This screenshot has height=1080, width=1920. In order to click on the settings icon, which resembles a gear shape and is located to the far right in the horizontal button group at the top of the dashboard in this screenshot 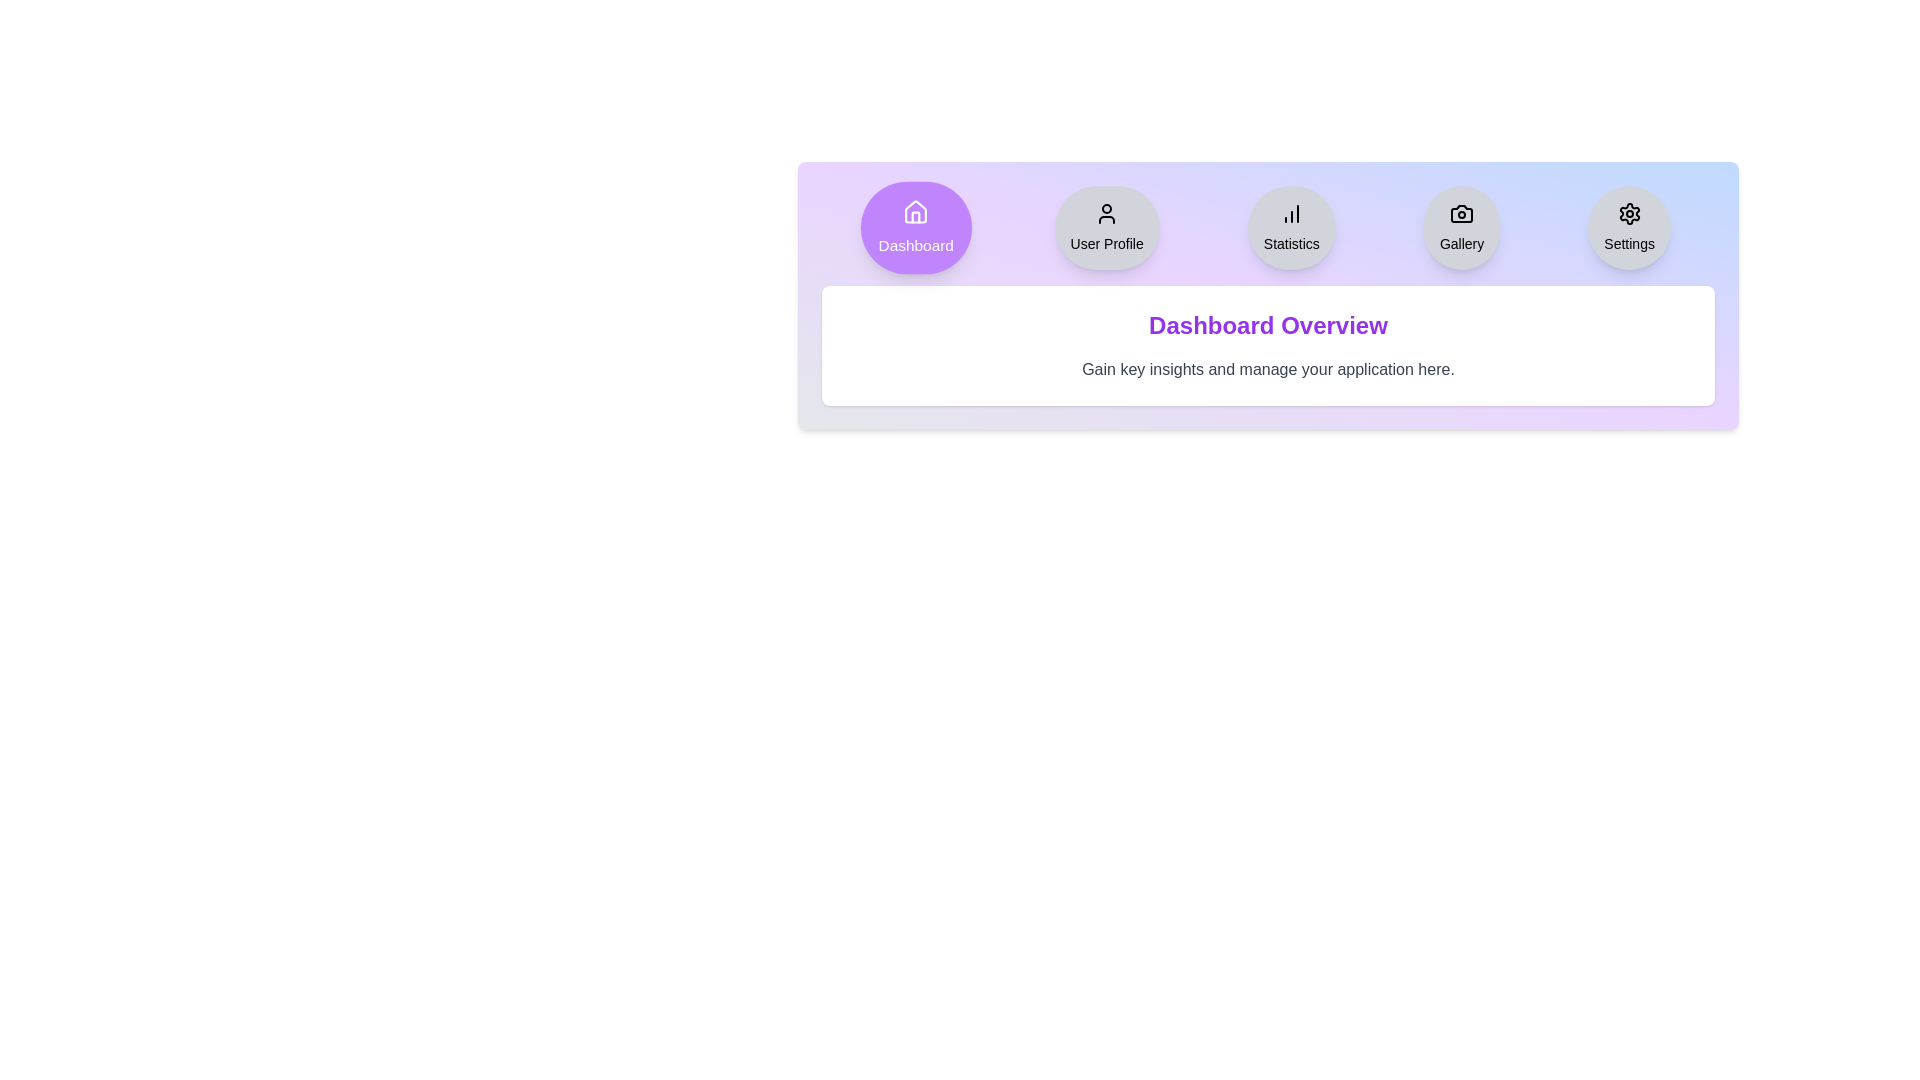, I will do `click(1629, 213)`.